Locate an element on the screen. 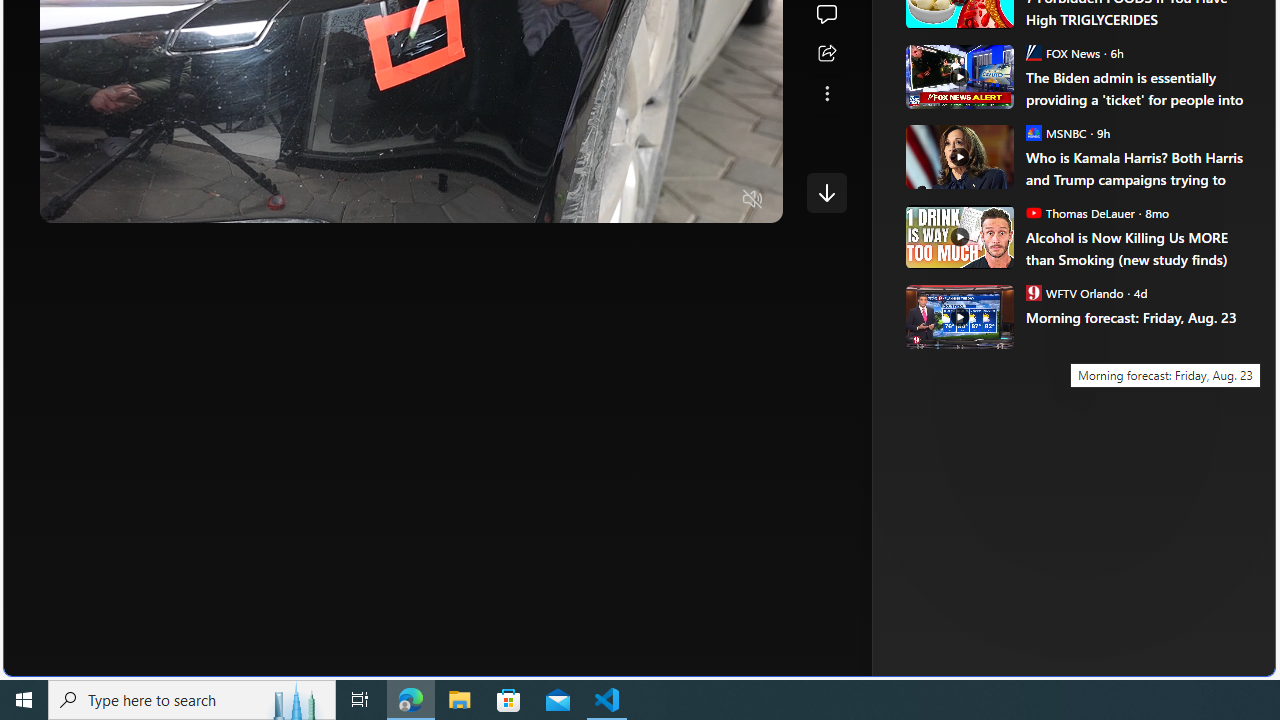  'WFTV Orlando' is located at coordinates (1033, 292).